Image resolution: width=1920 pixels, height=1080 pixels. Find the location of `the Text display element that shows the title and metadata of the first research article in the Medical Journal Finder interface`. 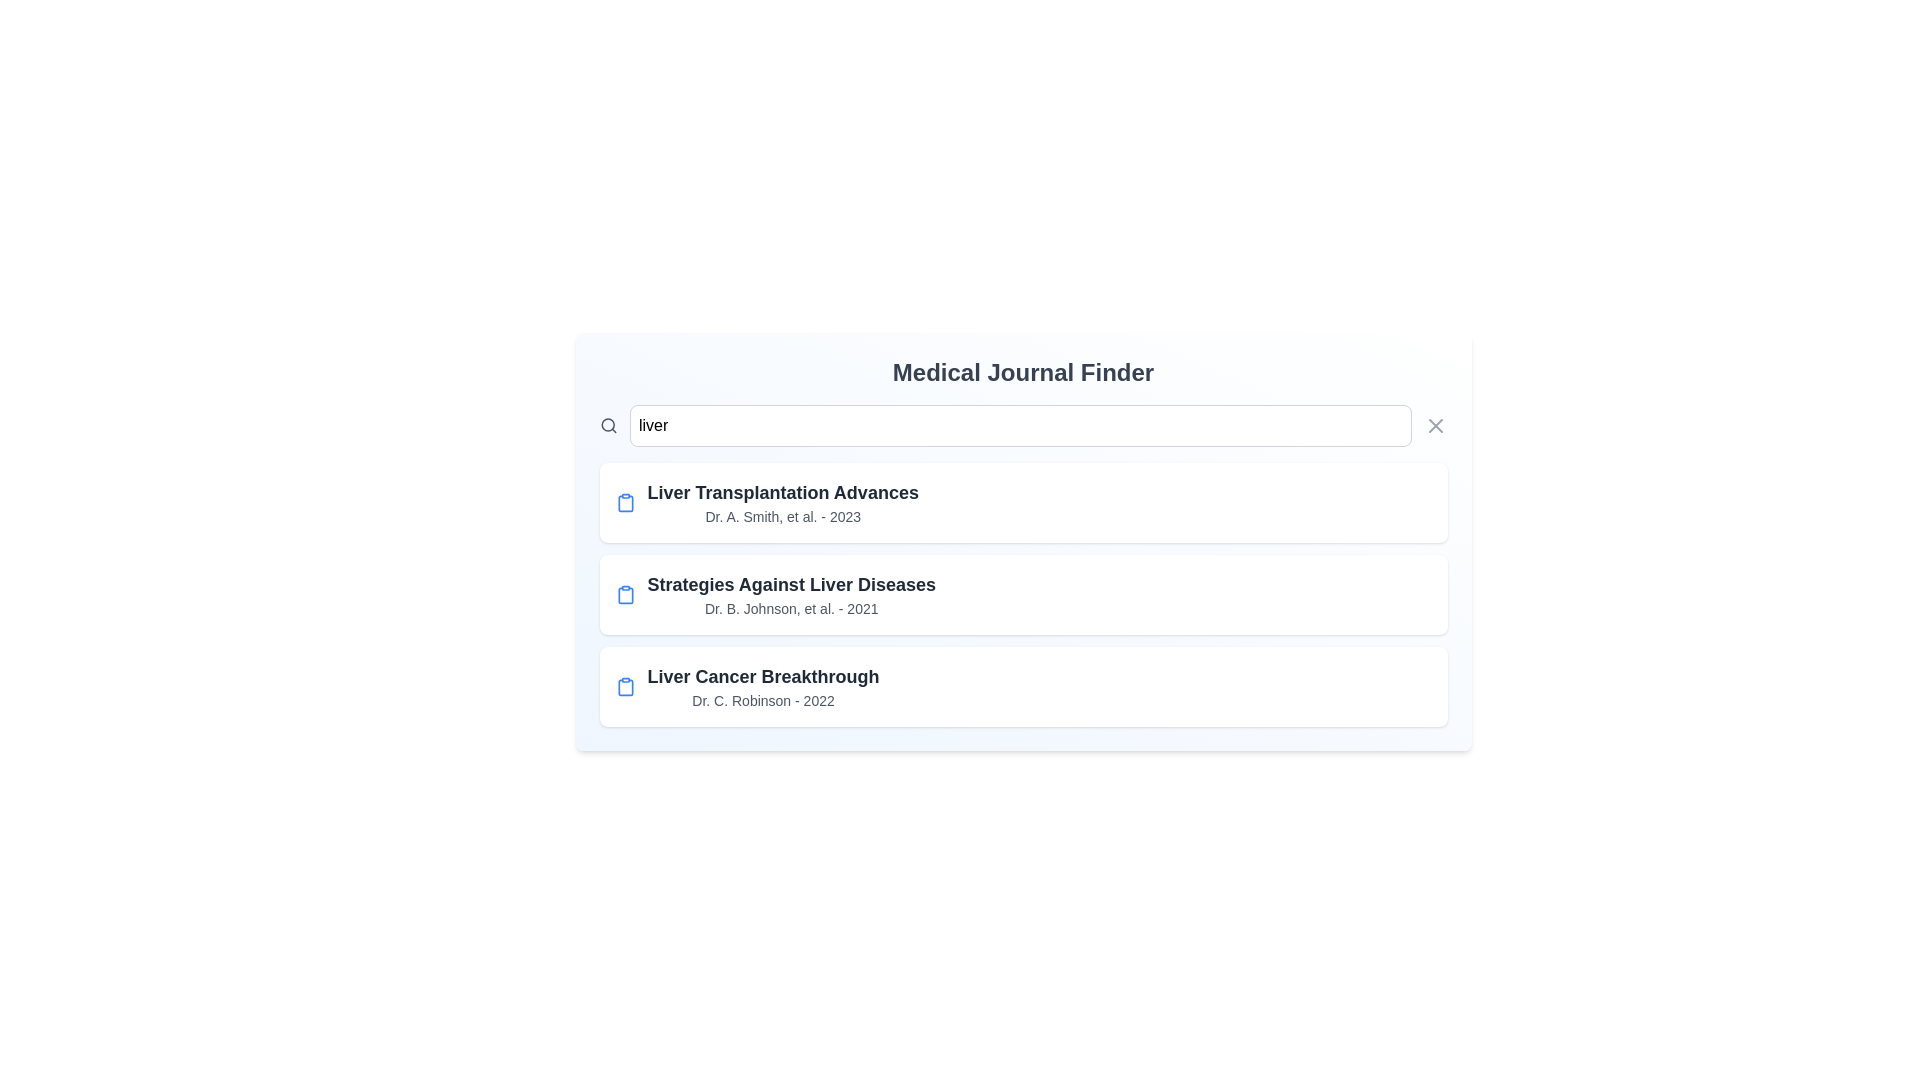

the Text display element that shows the title and metadata of the first research article in the Medical Journal Finder interface is located at coordinates (782, 501).